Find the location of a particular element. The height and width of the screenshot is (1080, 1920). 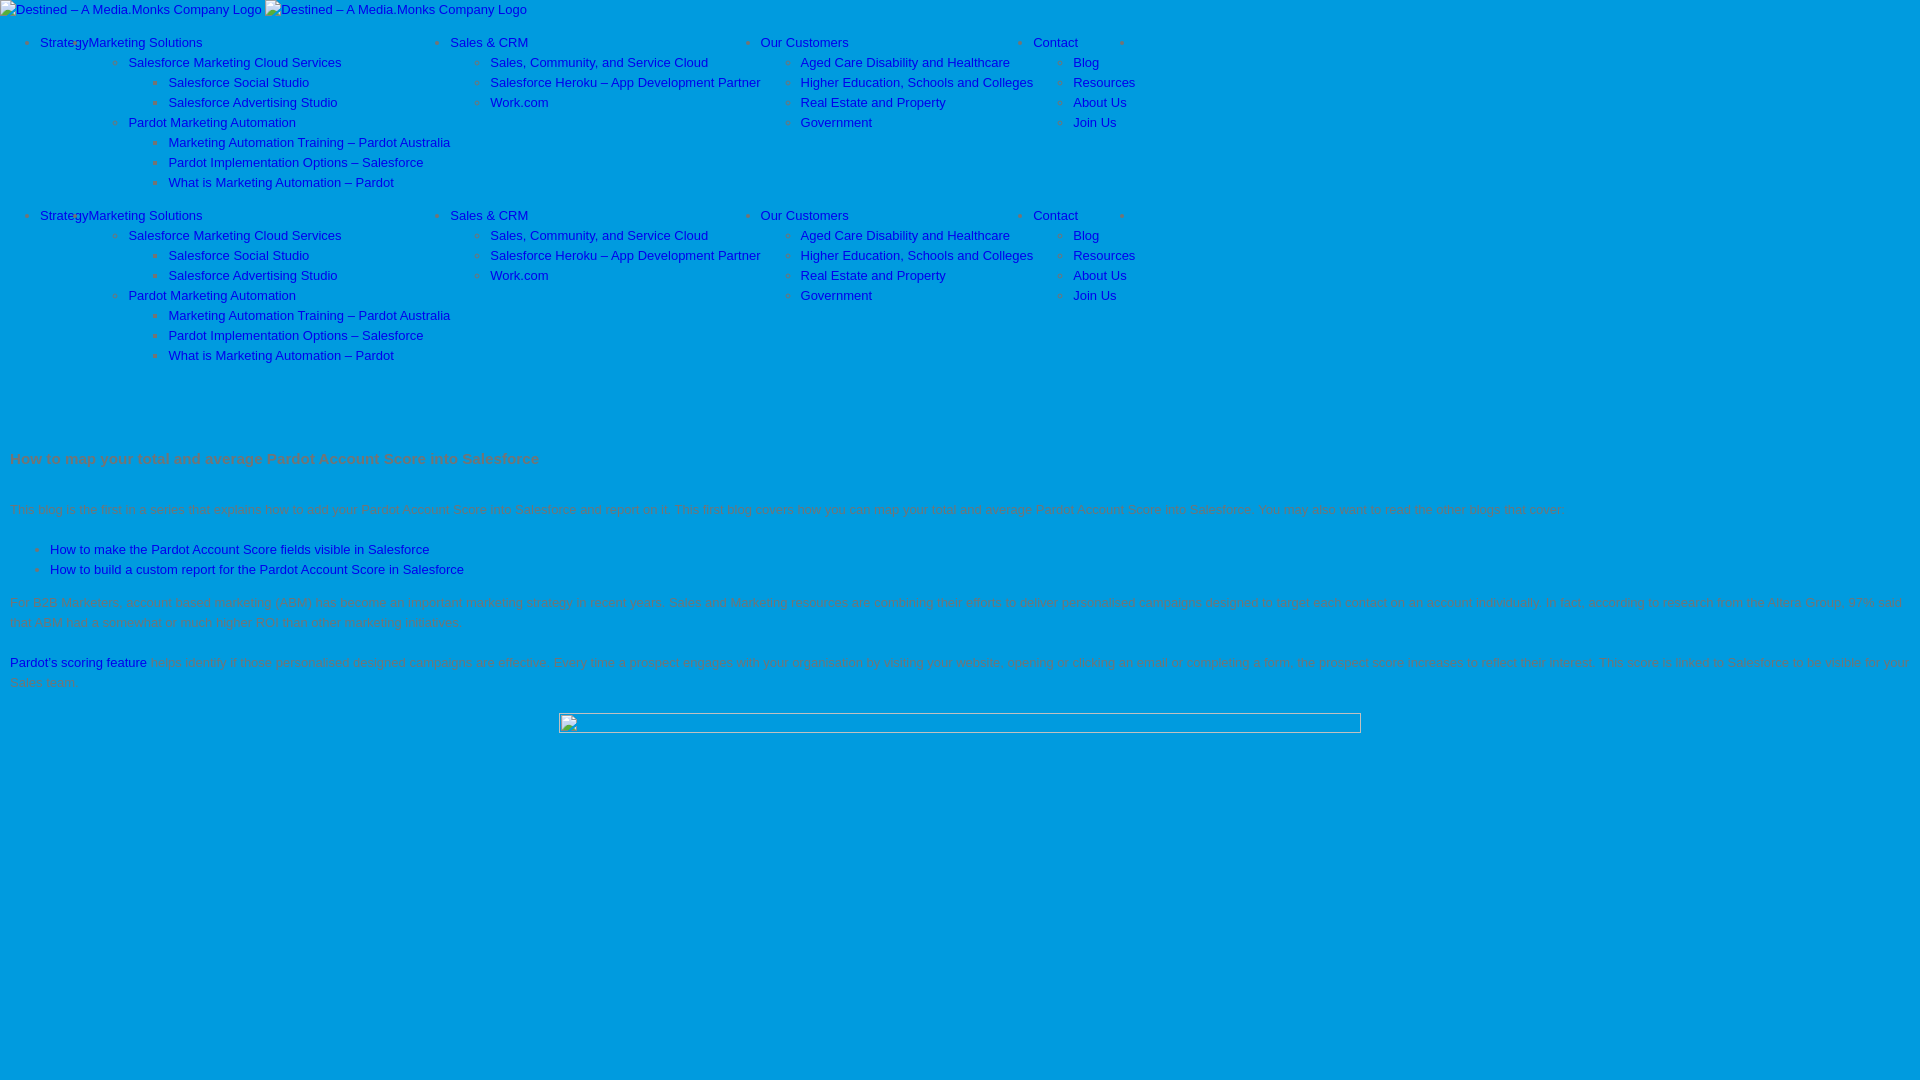

'Strategy' is located at coordinates (39, 42).